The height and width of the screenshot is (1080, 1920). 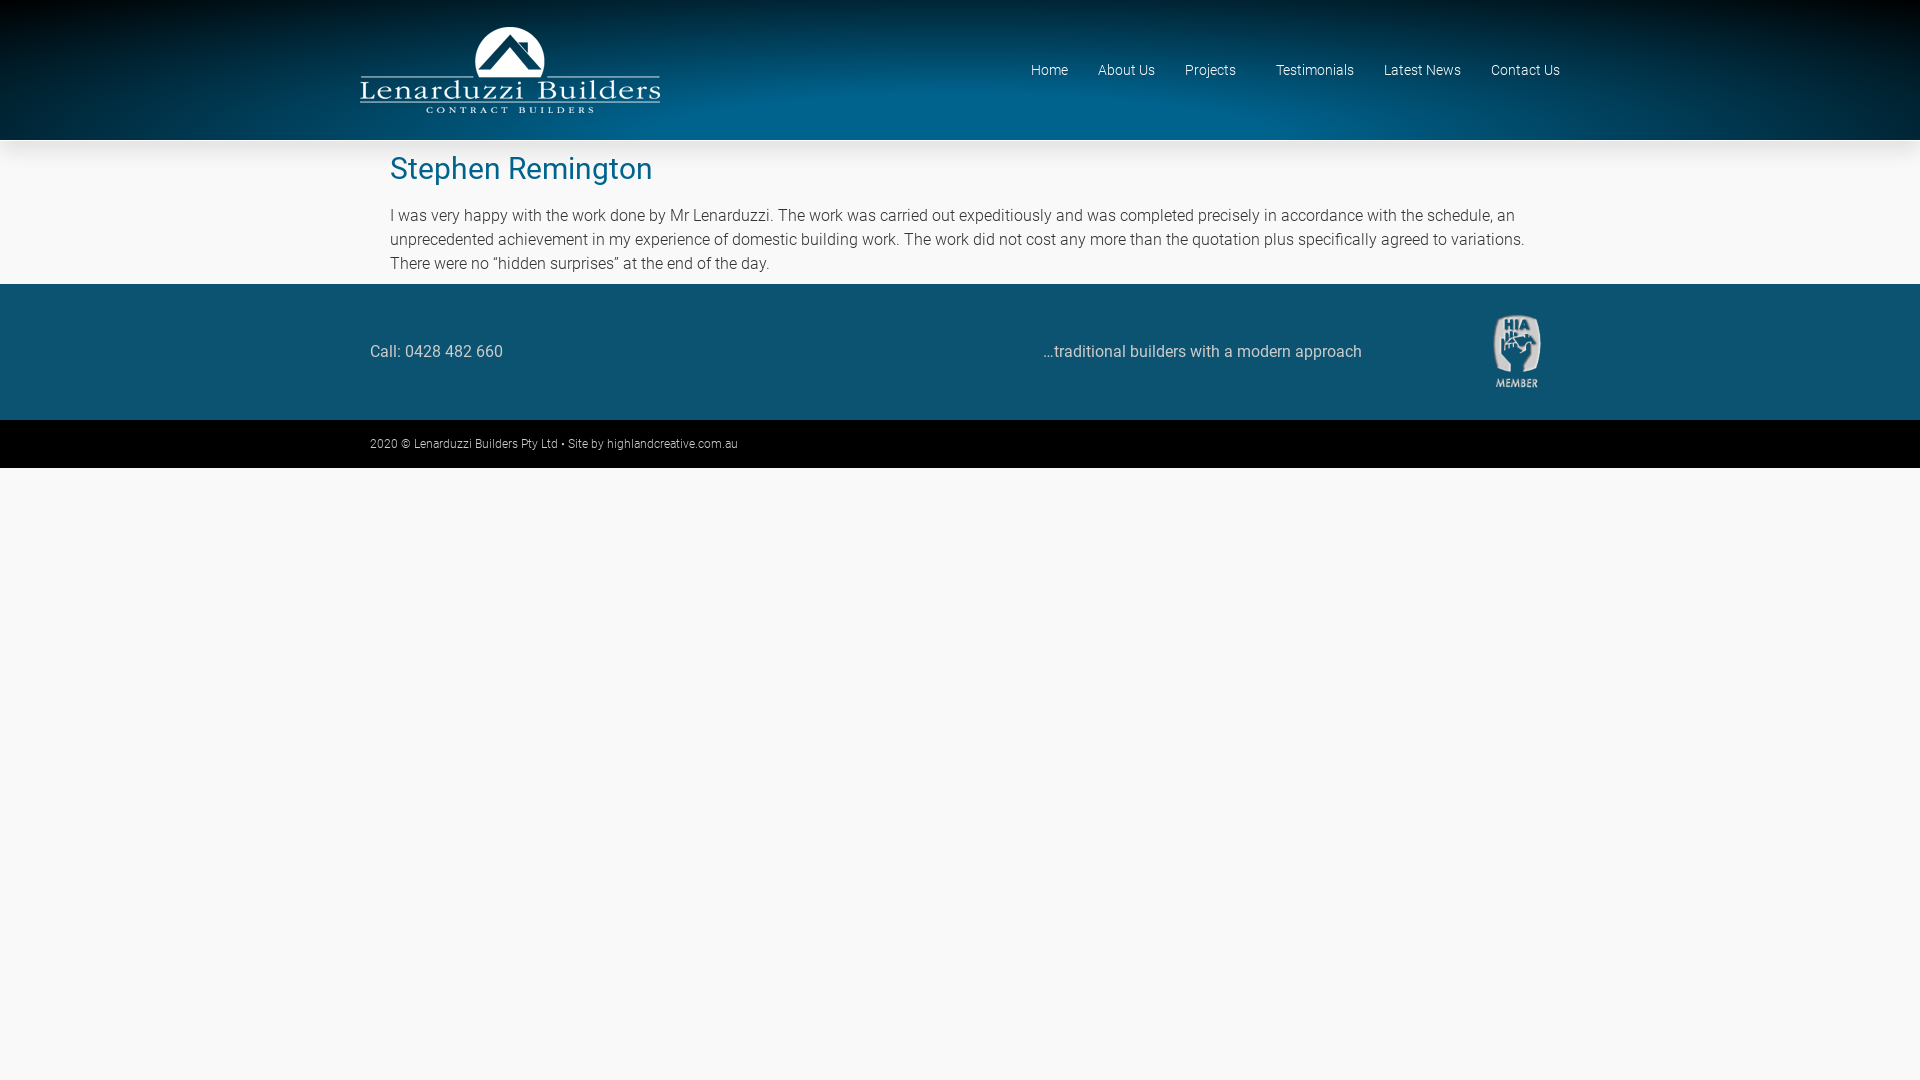 I want to click on 'About Us', so click(x=1126, y=68).